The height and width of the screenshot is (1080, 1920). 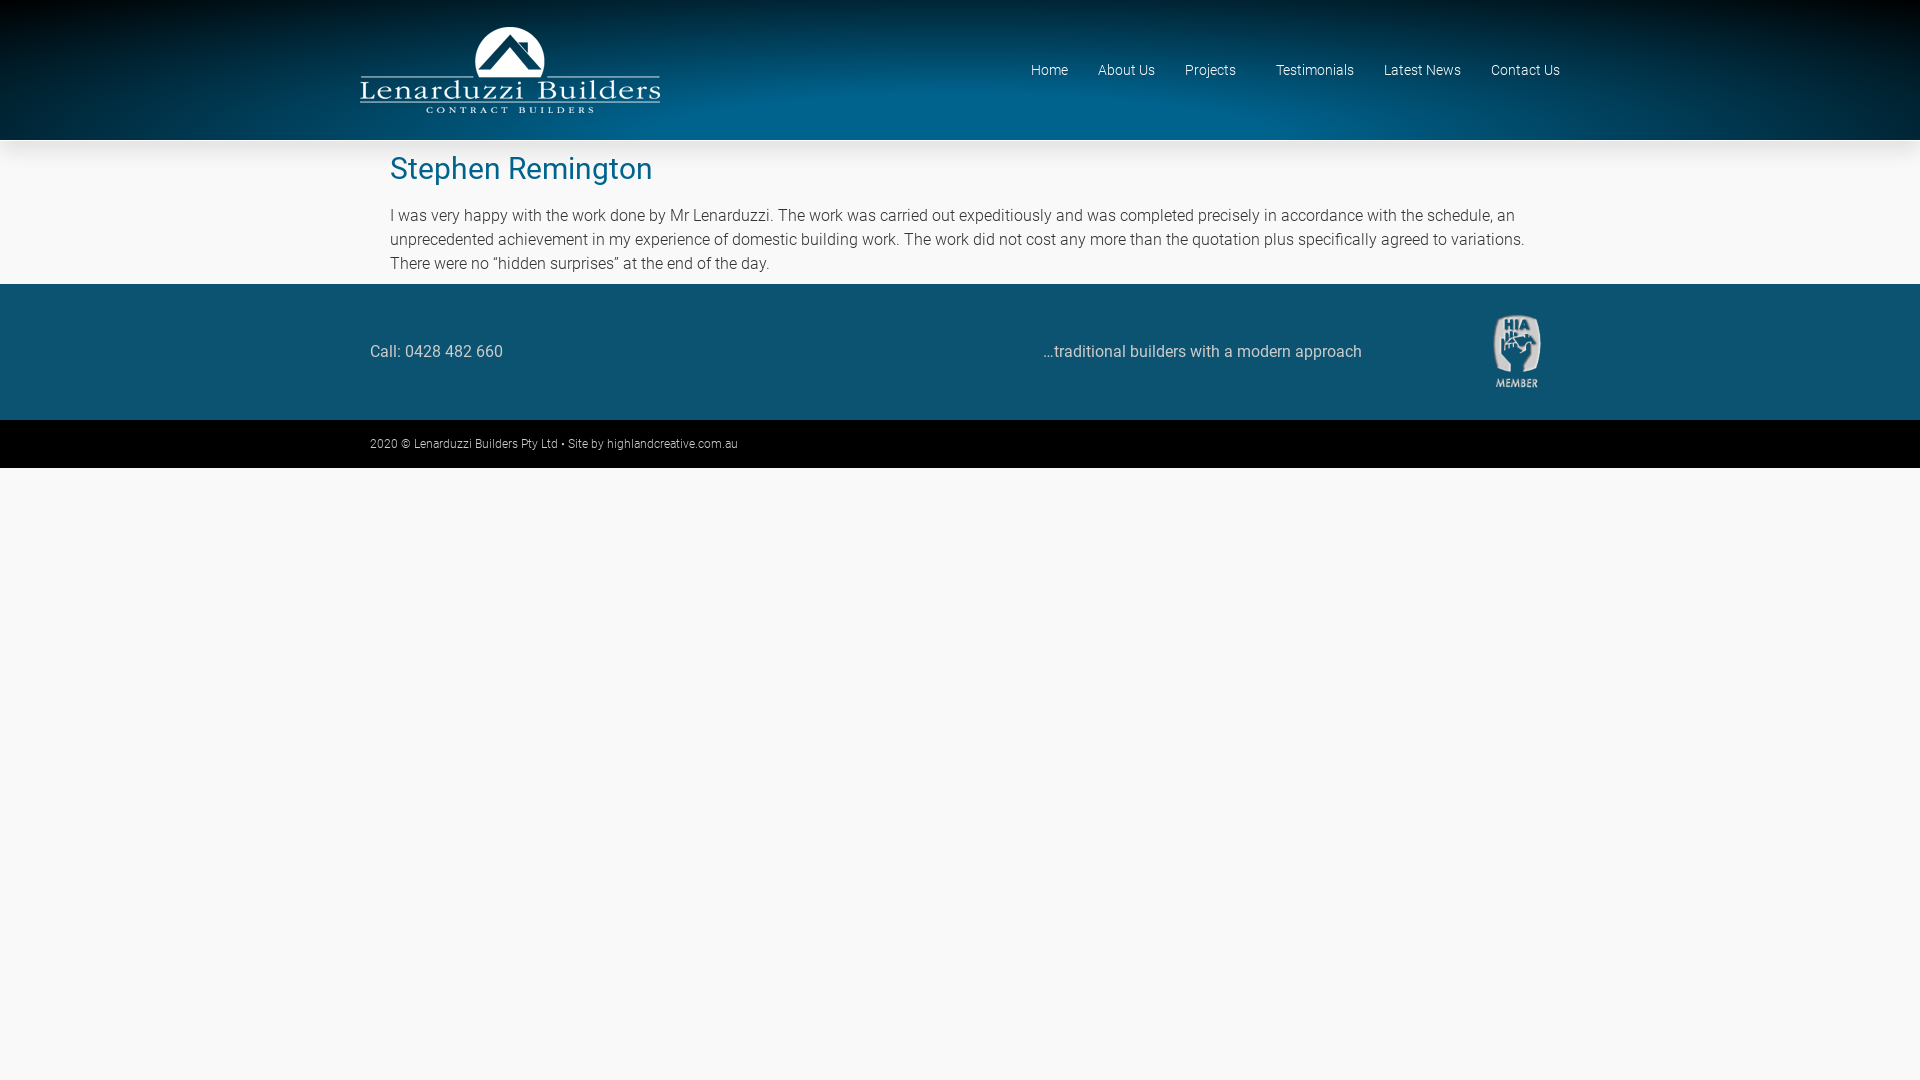 I want to click on 'About Us', so click(x=1126, y=68).